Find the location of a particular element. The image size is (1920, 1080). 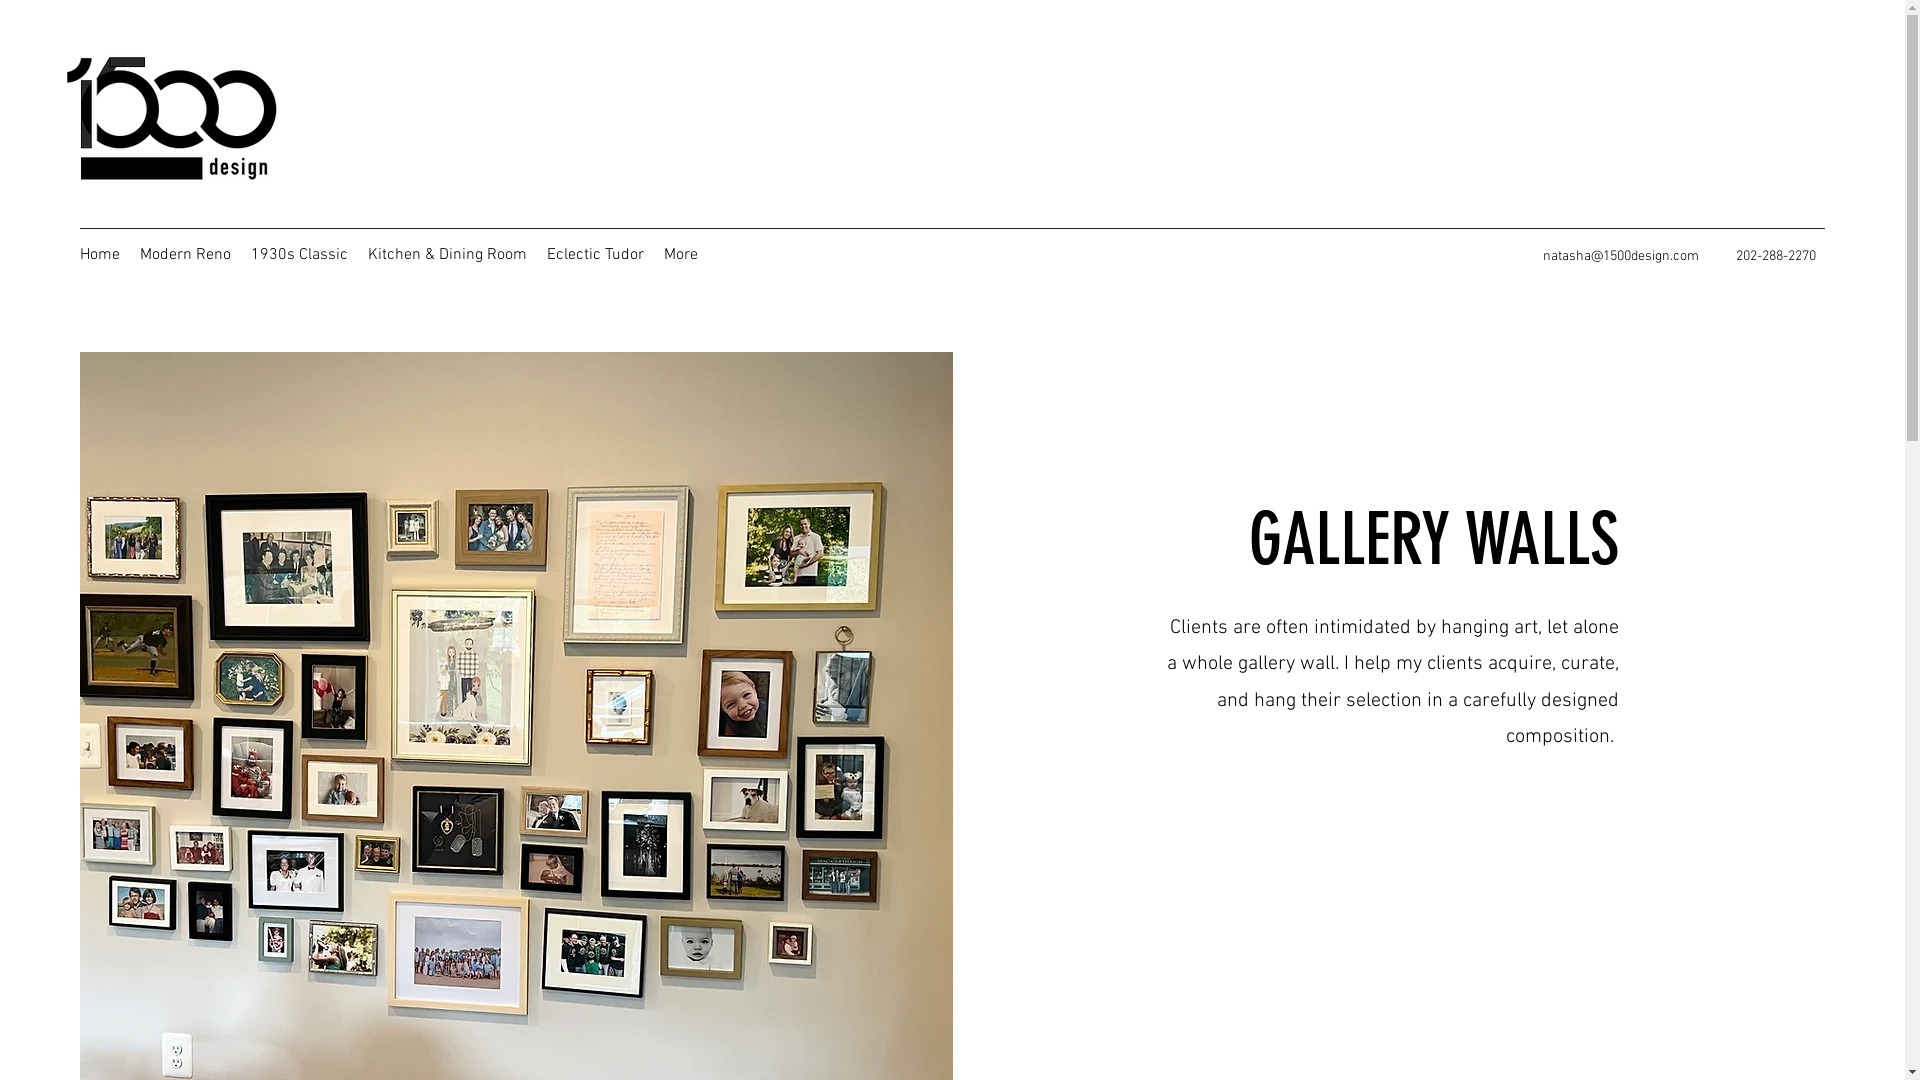

'Home' is located at coordinates (99, 253).